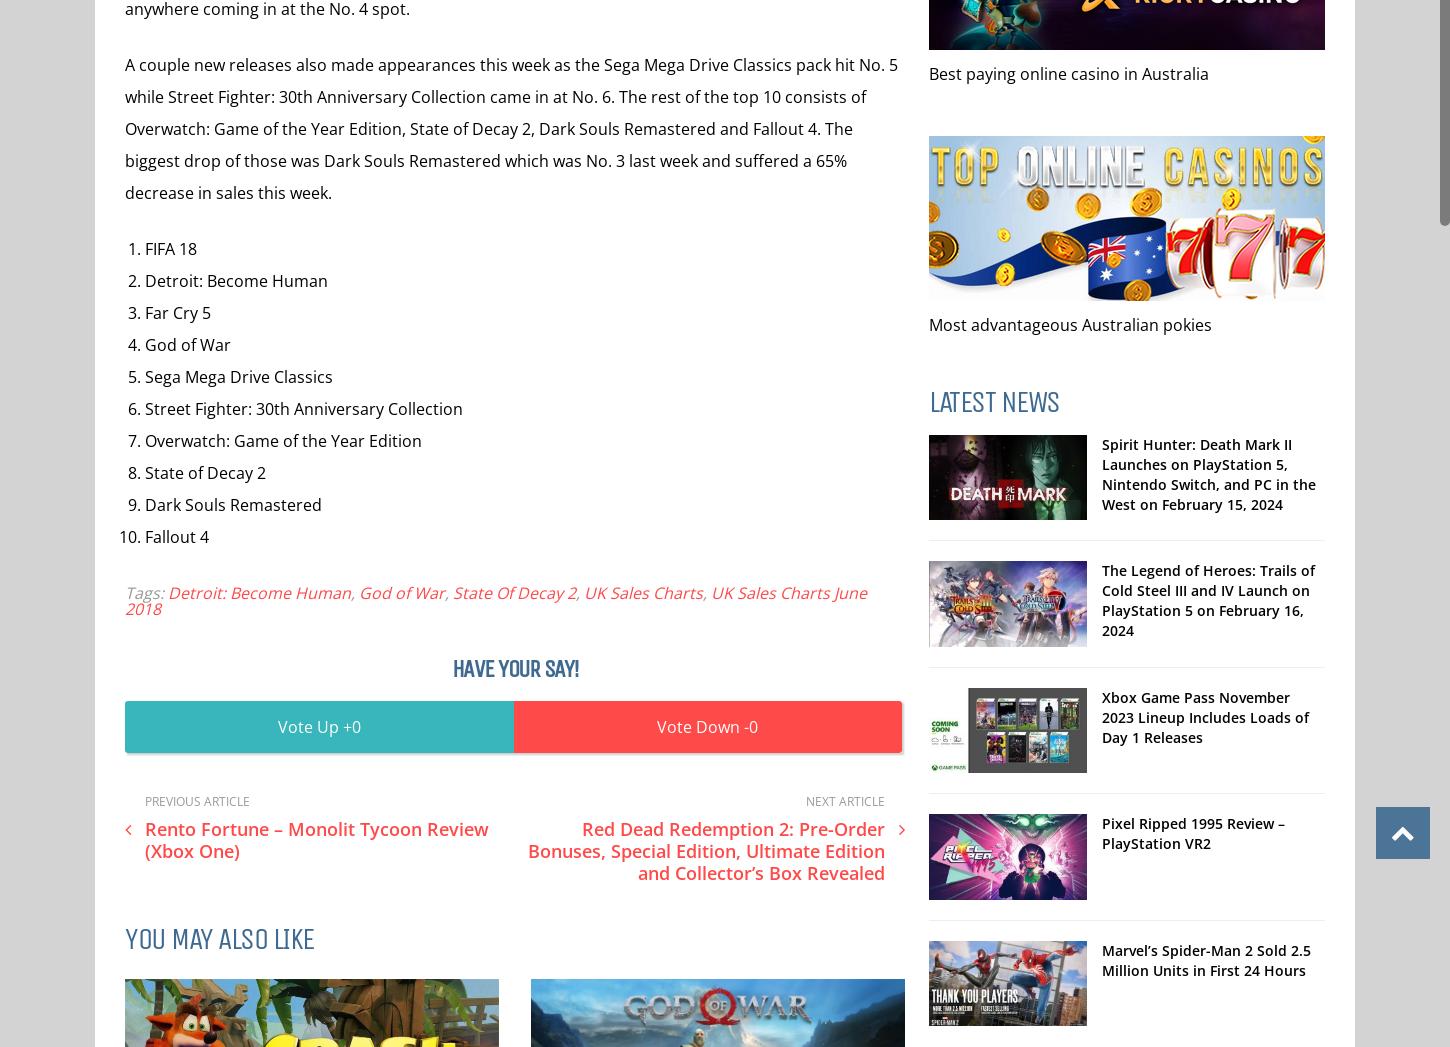 The width and height of the screenshot is (1450, 1047). What do you see at coordinates (993, 400) in the screenshot?
I see `'Latest News'` at bounding box center [993, 400].